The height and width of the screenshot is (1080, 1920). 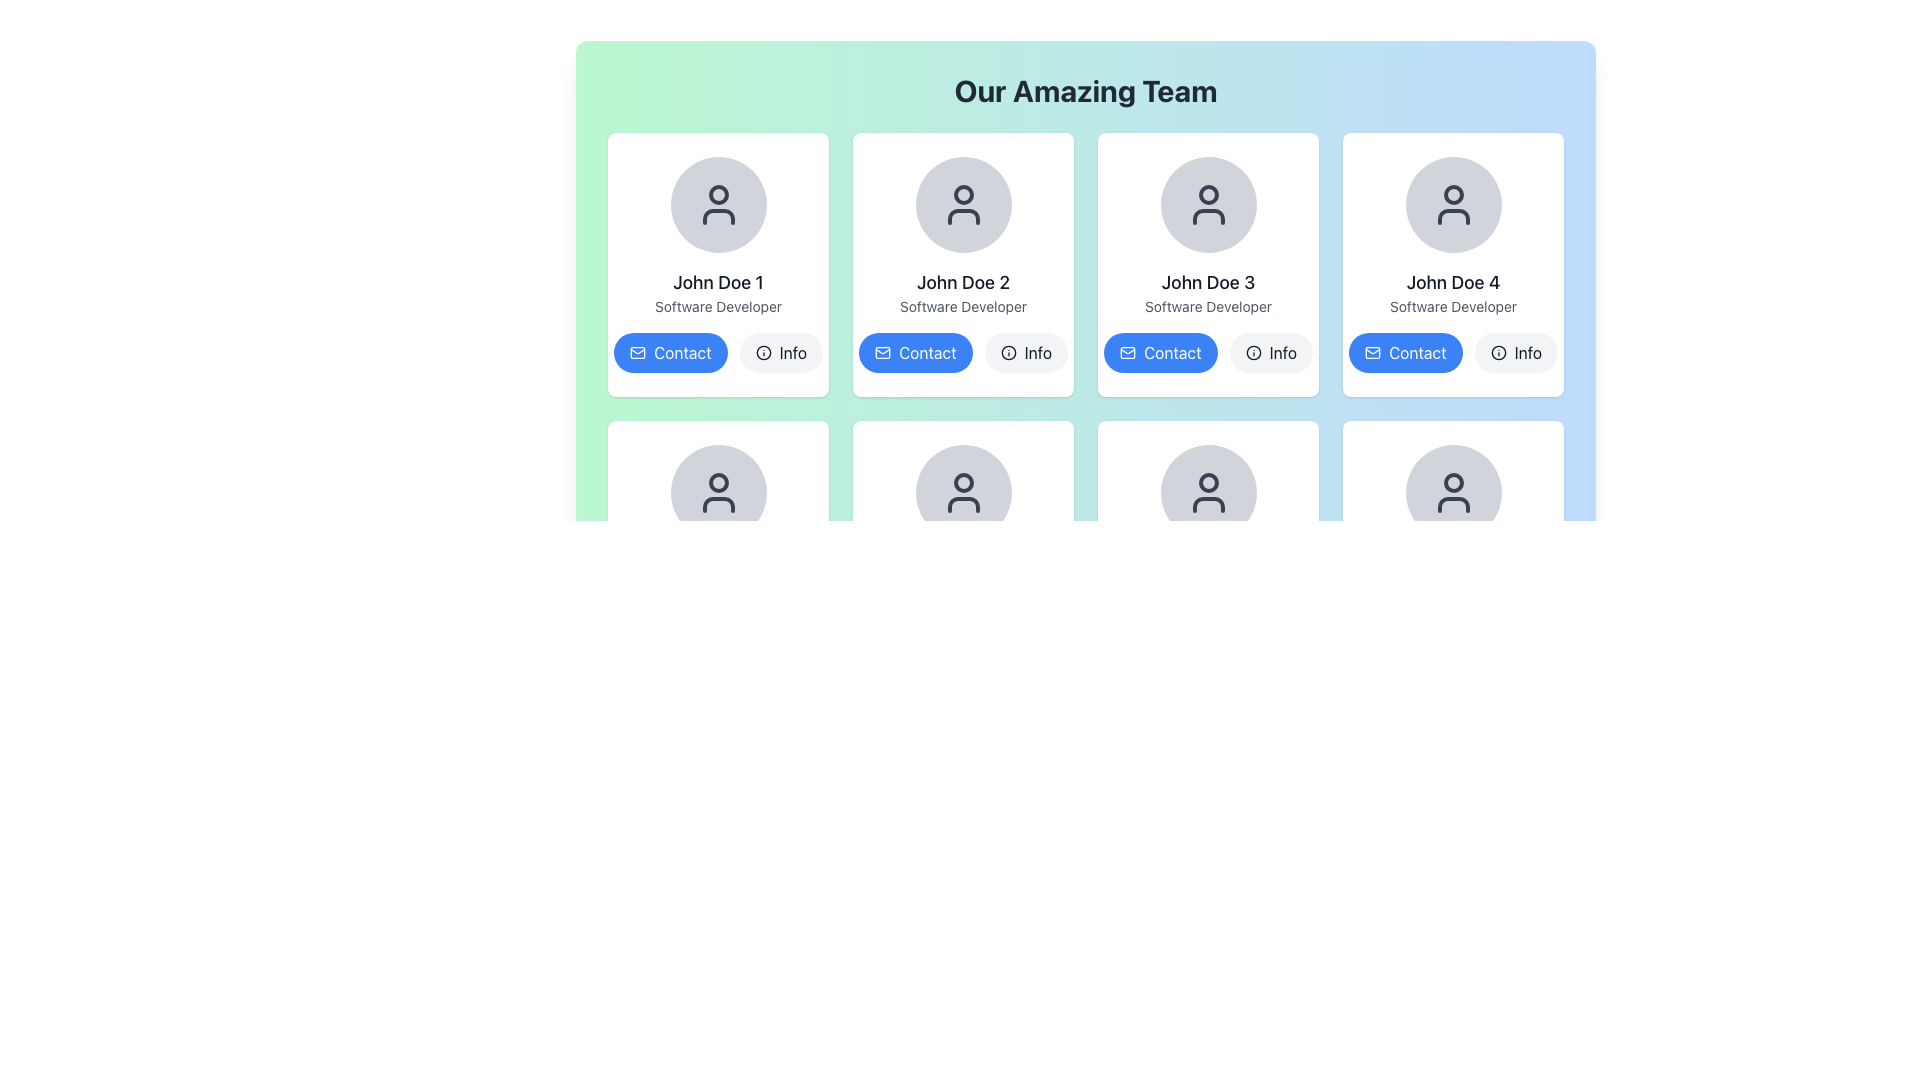 What do you see at coordinates (1252, 352) in the screenshot?
I see `the information icon located within the 'Info' button of the third profile card labeled 'John Doe 3'` at bounding box center [1252, 352].